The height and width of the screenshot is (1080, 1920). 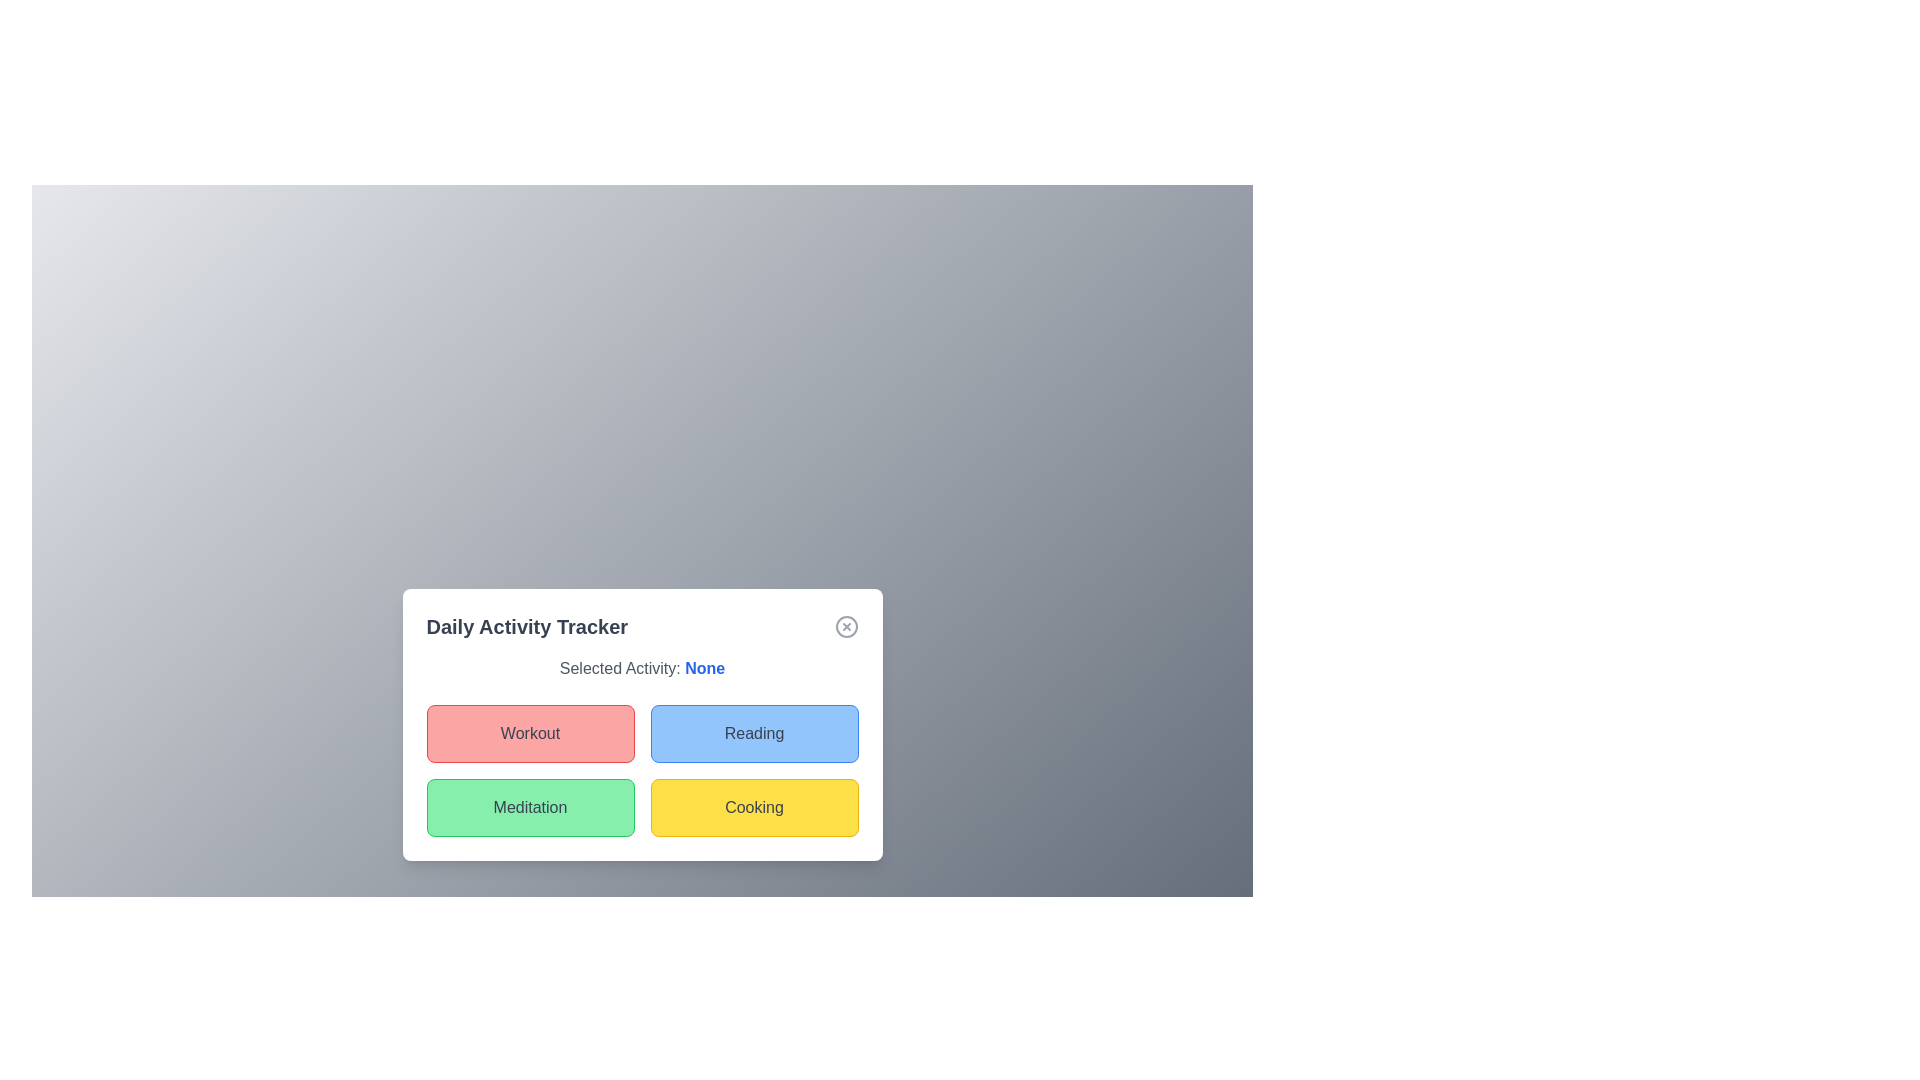 What do you see at coordinates (530, 806) in the screenshot?
I see `the activity Meditation by clicking on the respective button` at bounding box center [530, 806].